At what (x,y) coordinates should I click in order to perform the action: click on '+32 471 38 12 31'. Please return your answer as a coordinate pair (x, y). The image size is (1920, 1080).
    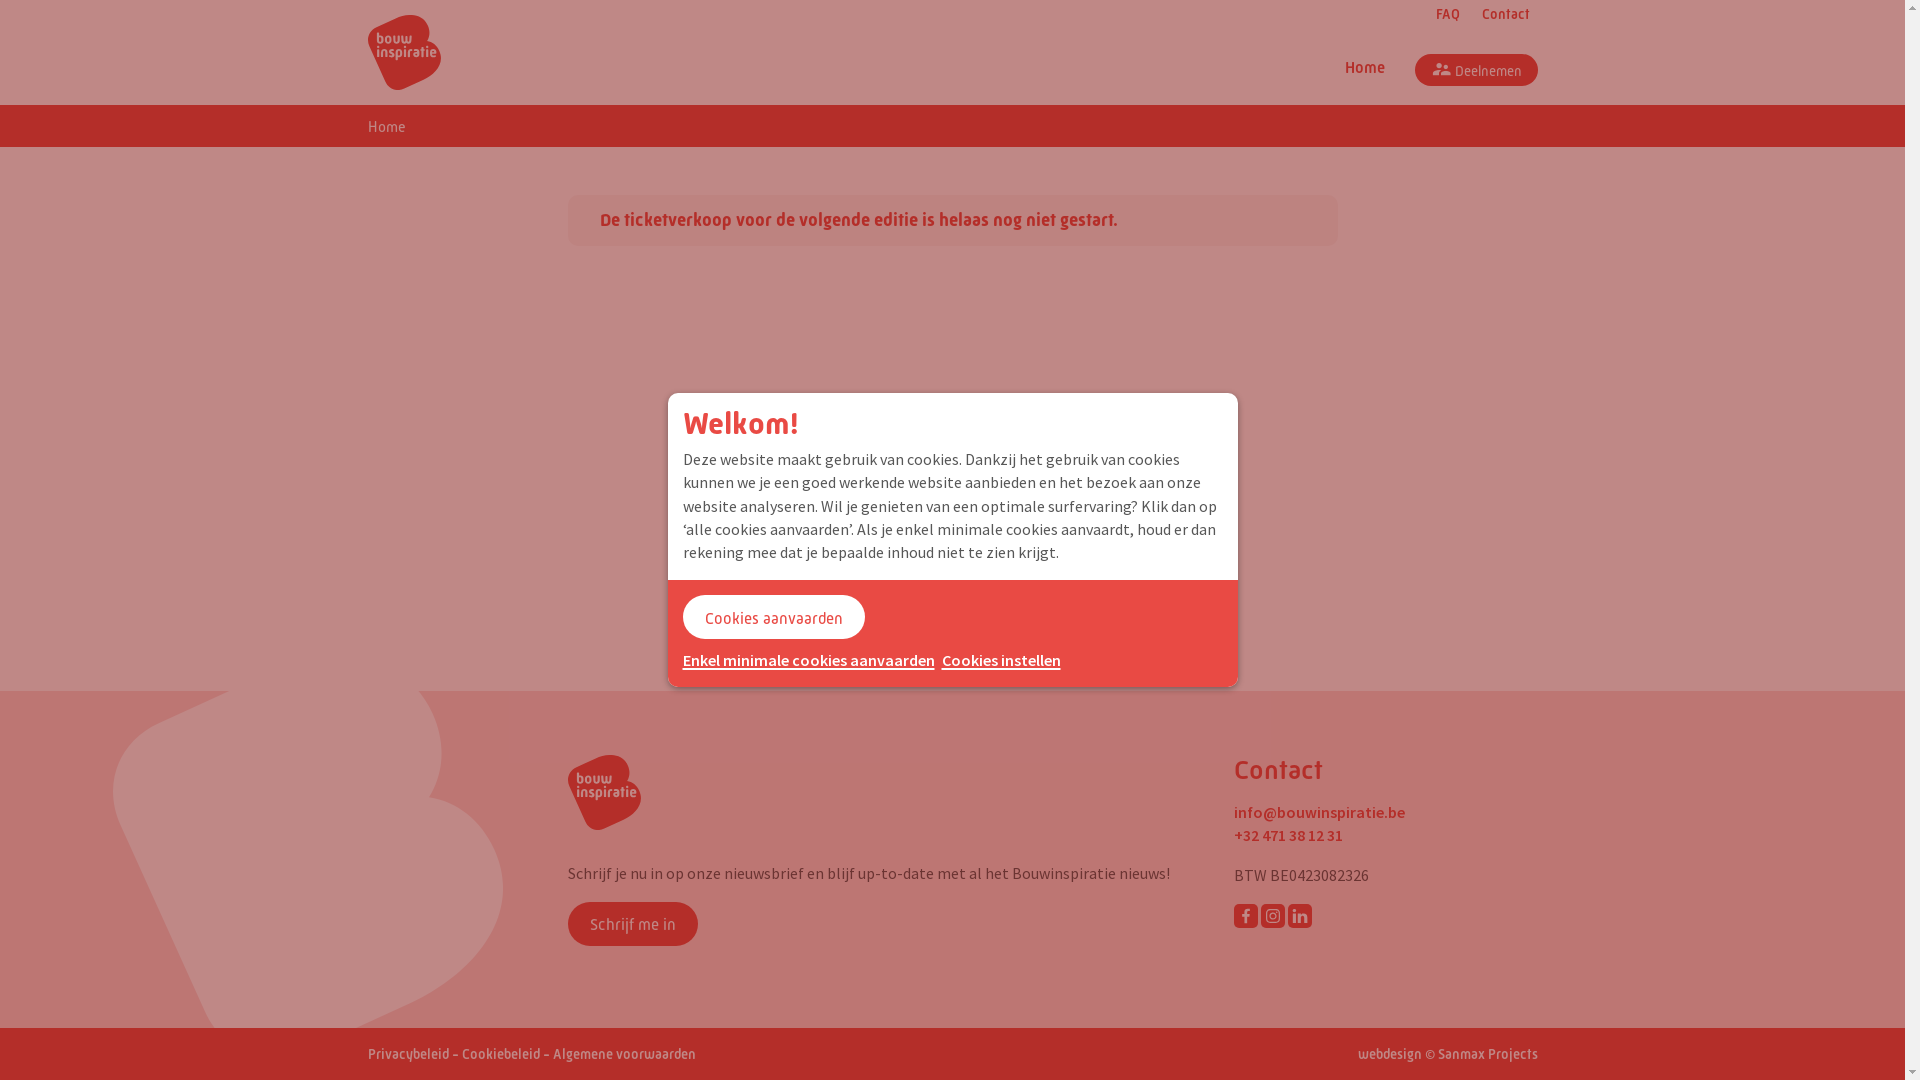
    Looking at the image, I should click on (1288, 834).